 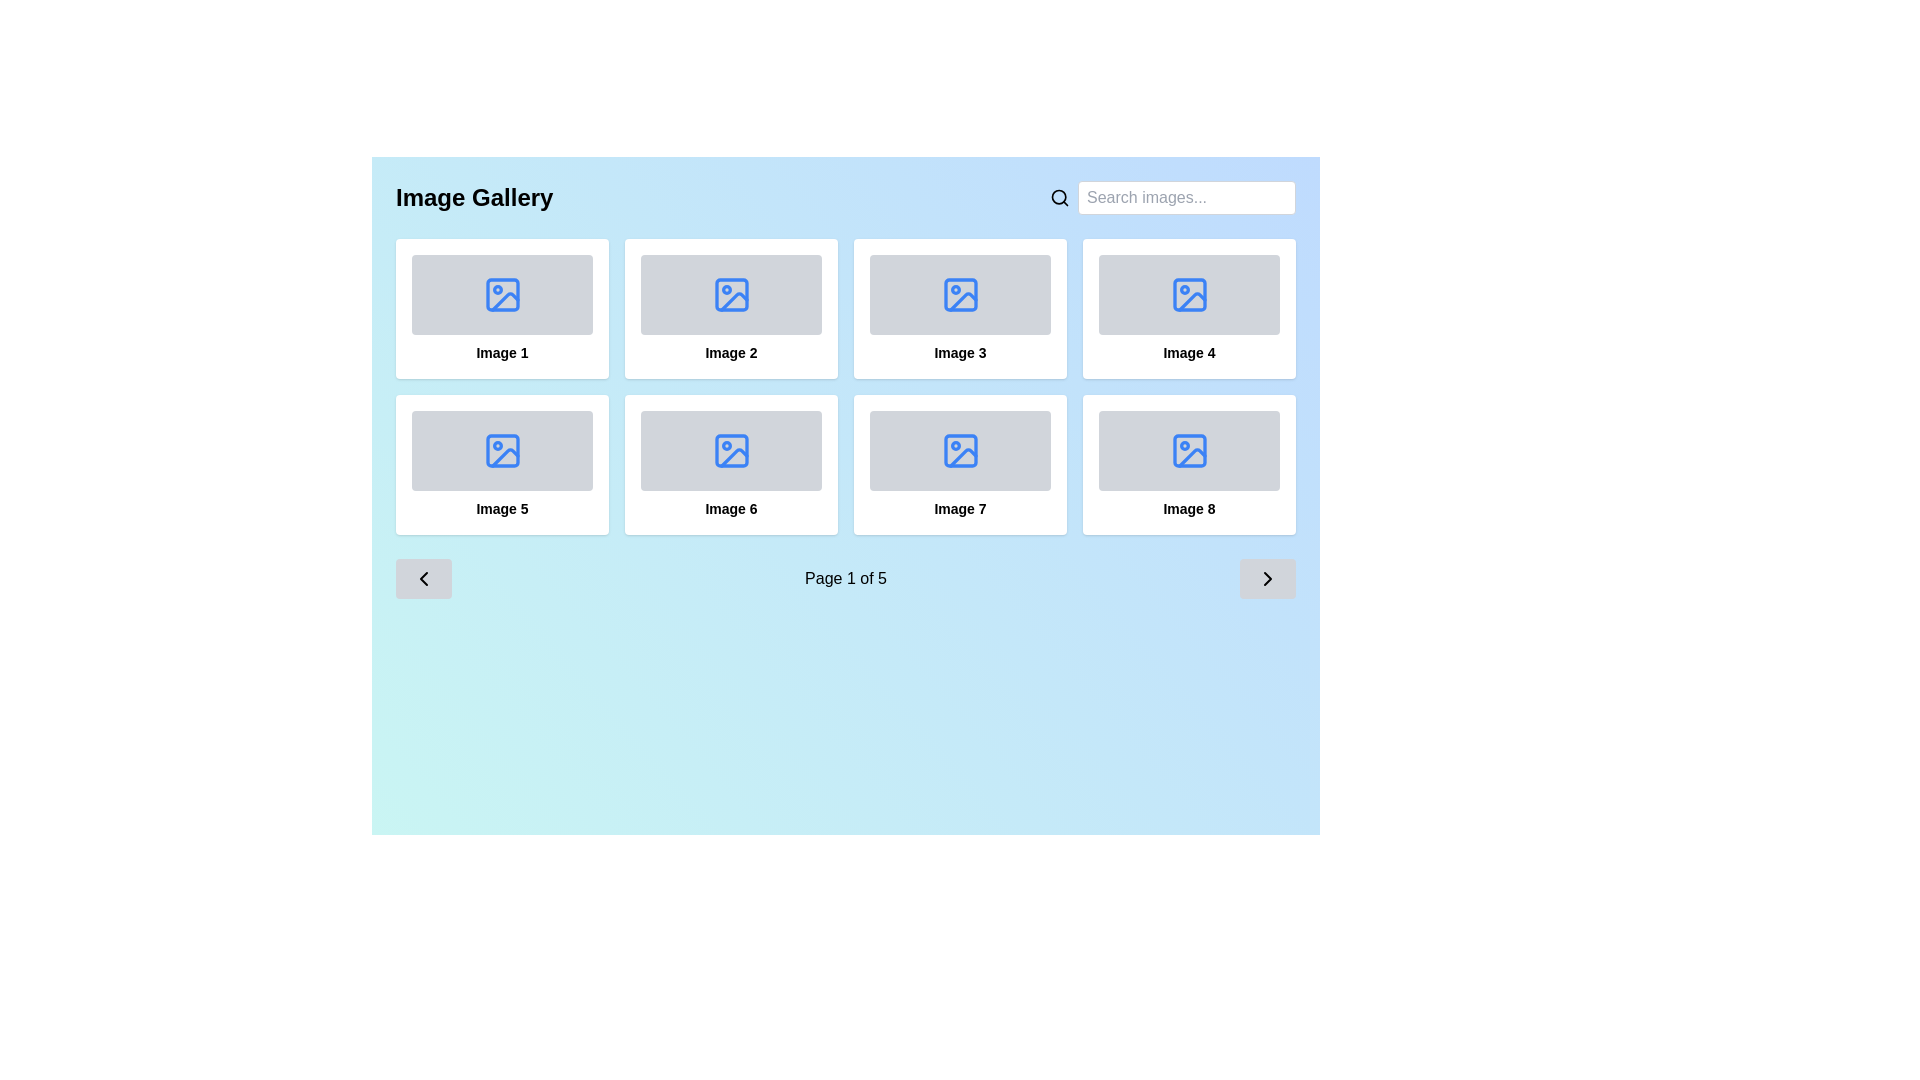 I want to click on on the eighth image card in the image gallery, so click(x=1189, y=465).